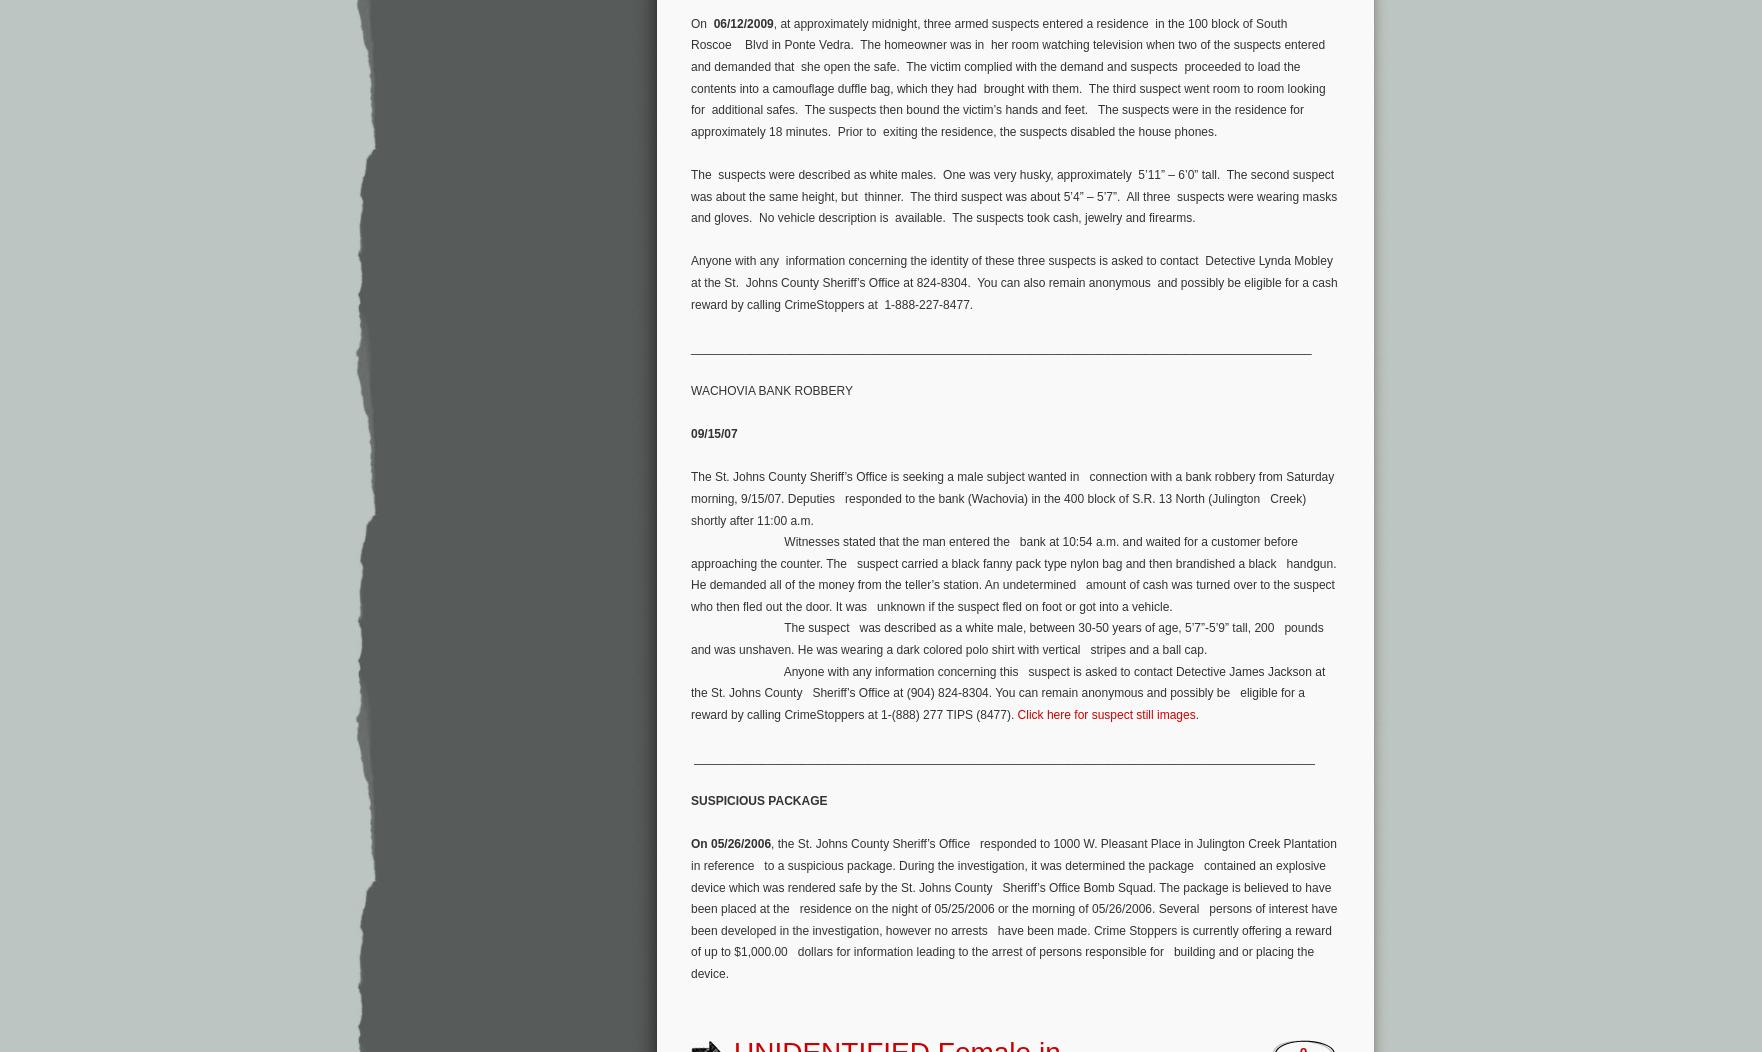 Image resolution: width=1762 pixels, height=1052 pixels. What do you see at coordinates (1014, 908) in the screenshot?
I see `', the St. Johns County Sheriff’s Office   responded to 1000 W. Pleasant Place in Julington Creek Plantation in reference   to a suspicious package. During the investigation, it was determined the package   contained an explosive device which was rendered safe by the St. Johns County   Sheriff’s Office Bomb Squad. The package is believed to have been placed at the   residence on the night of 05/25/2006 or the morning of 05/26/2006. Several   persons of interest have been developed in the investigation, however no arrests   have been made. Crime Stoppers is currently offering a reward of up to $1,000.00   dollars for information leading to the arrest of persons responsible for   building and or placing the device.'` at bounding box center [1014, 908].